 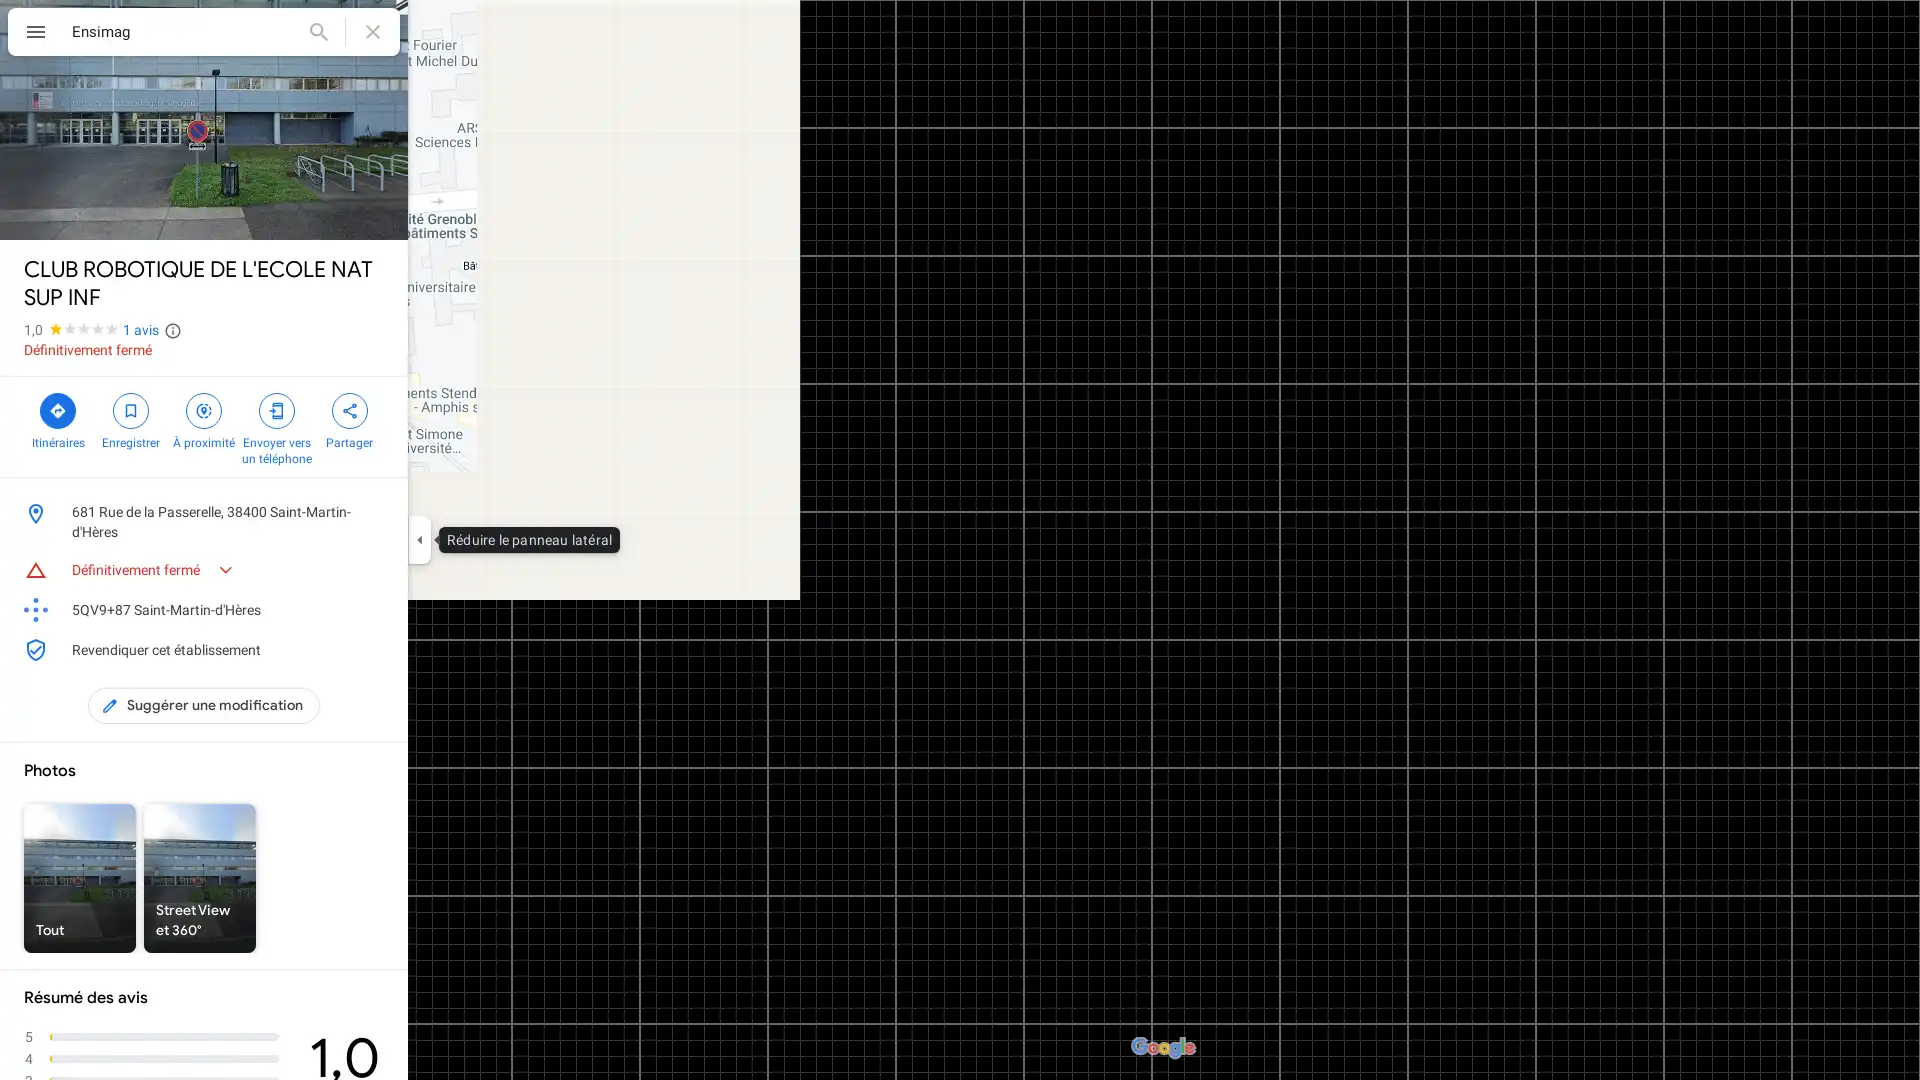 I want to click on Menu, so click(x=35, y=34).